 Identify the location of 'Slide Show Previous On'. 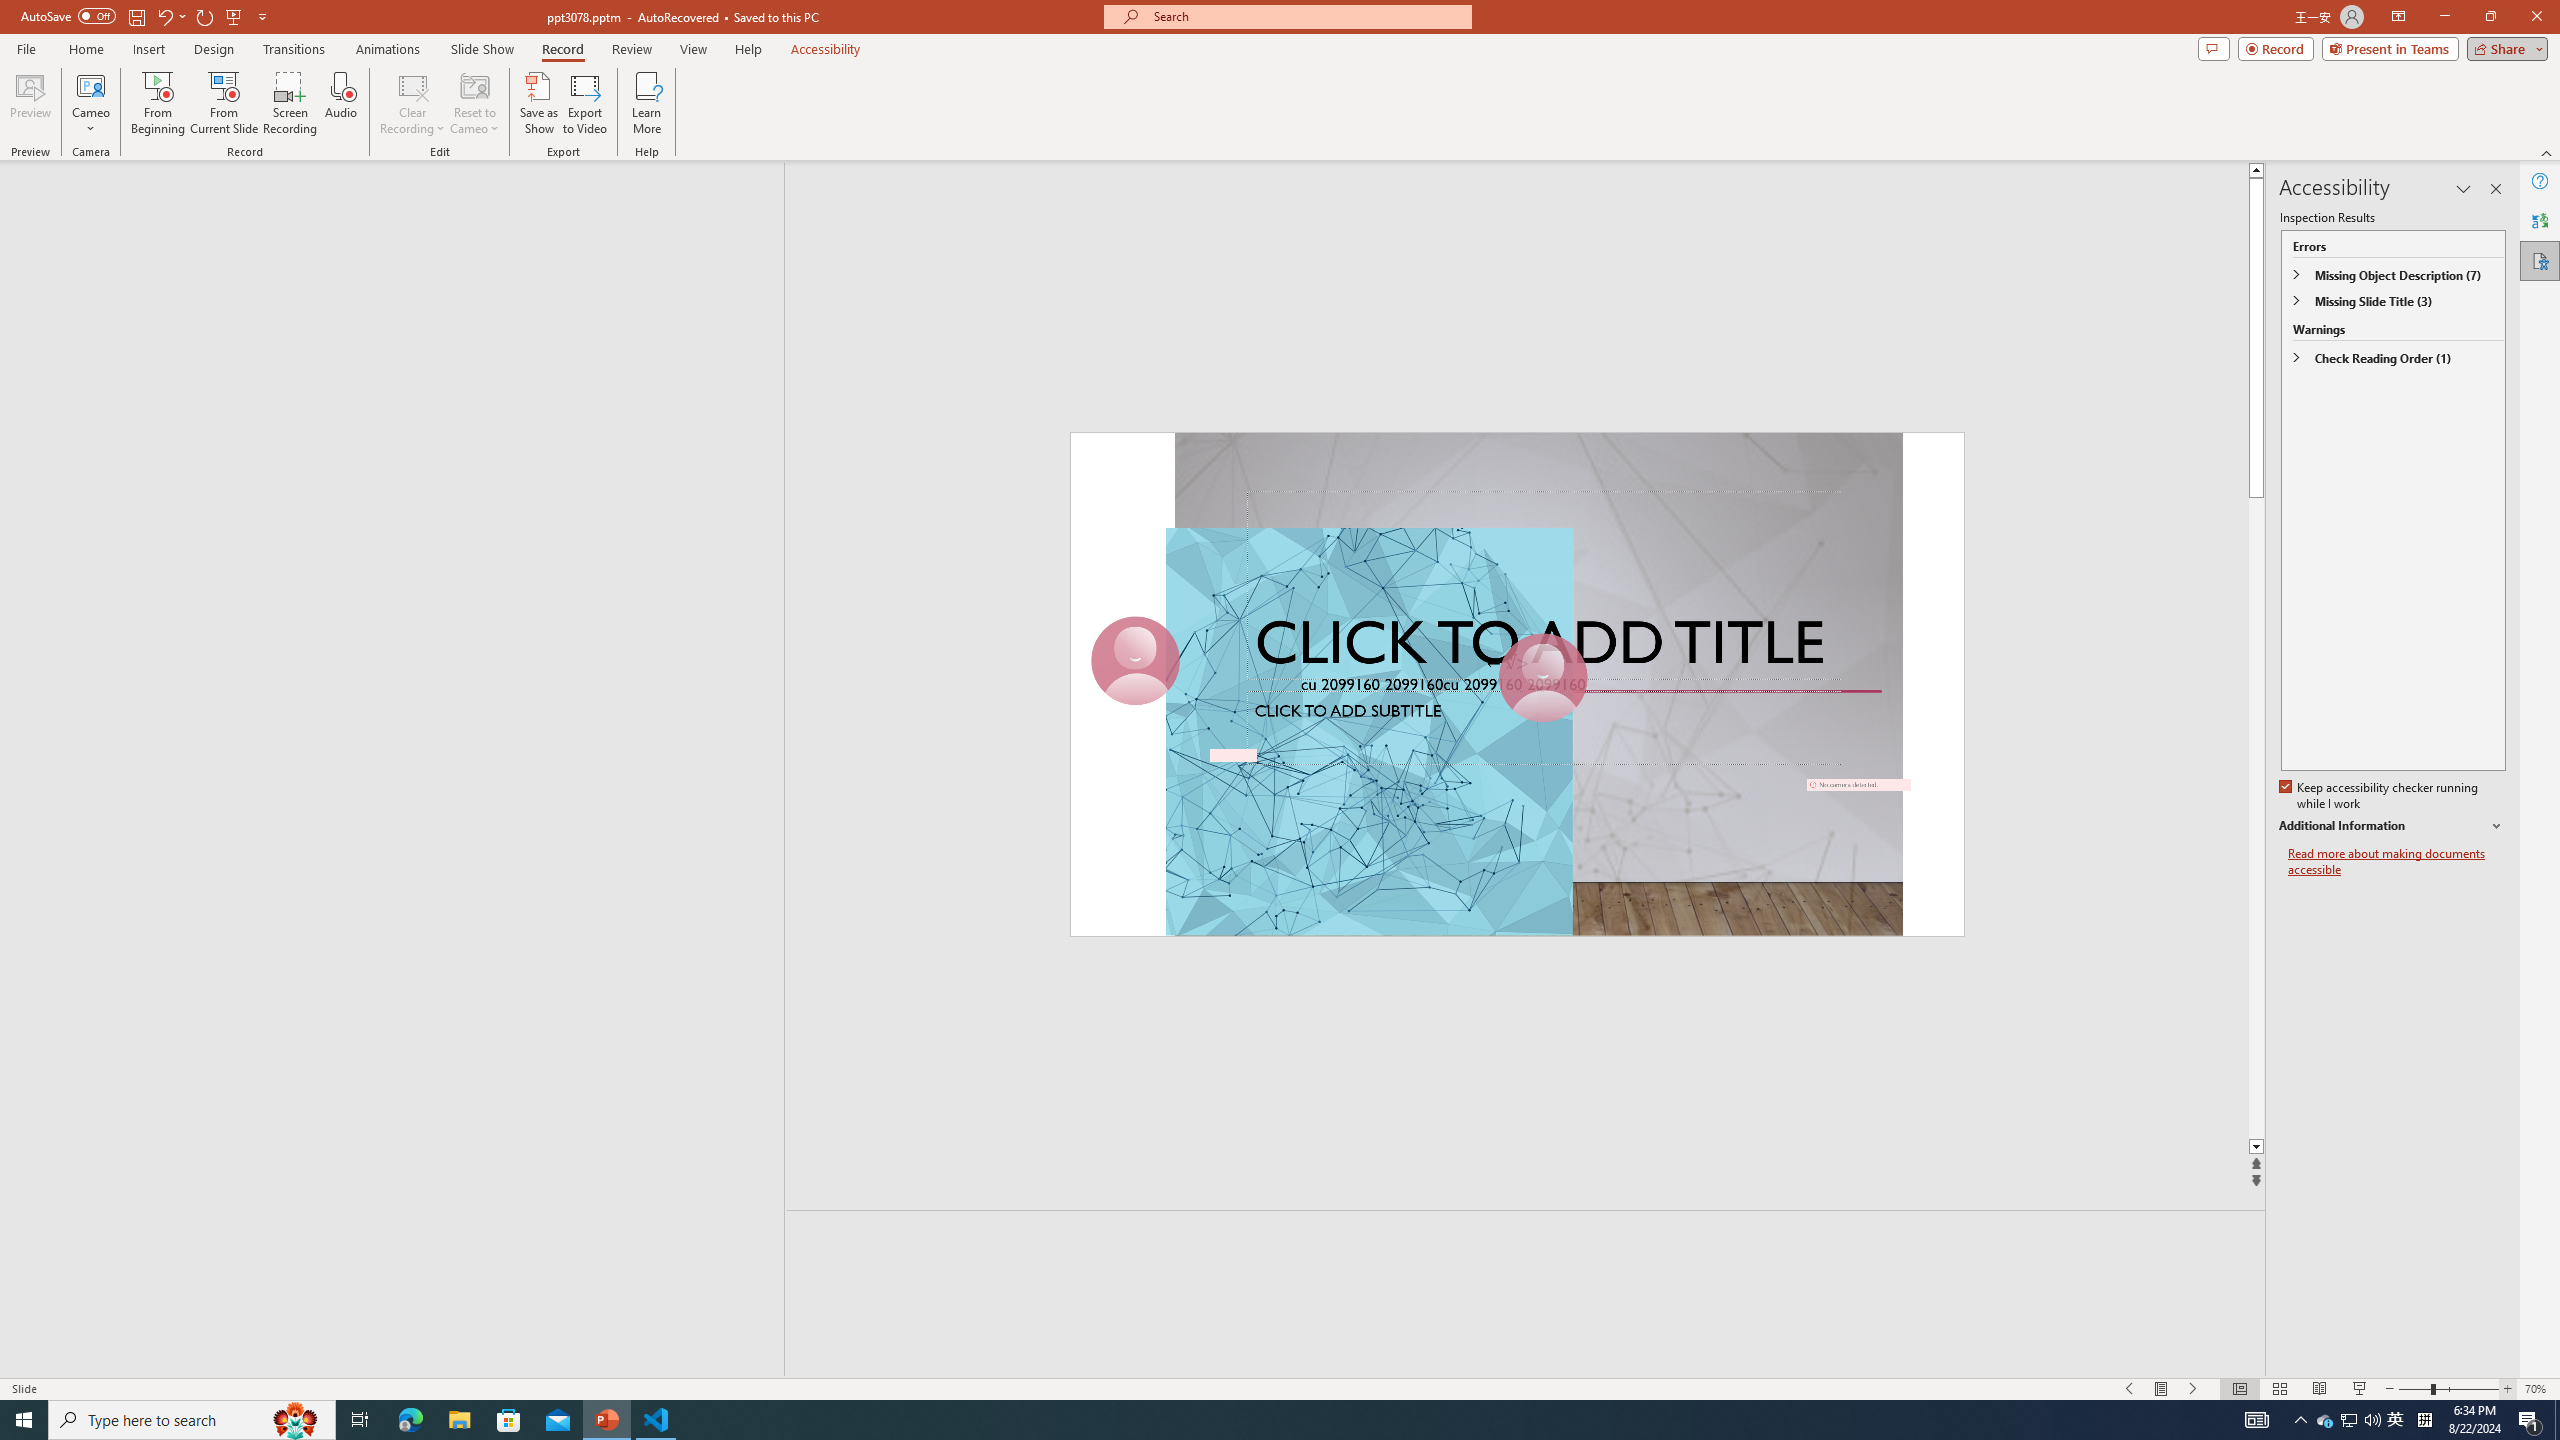
(2128, 1389).